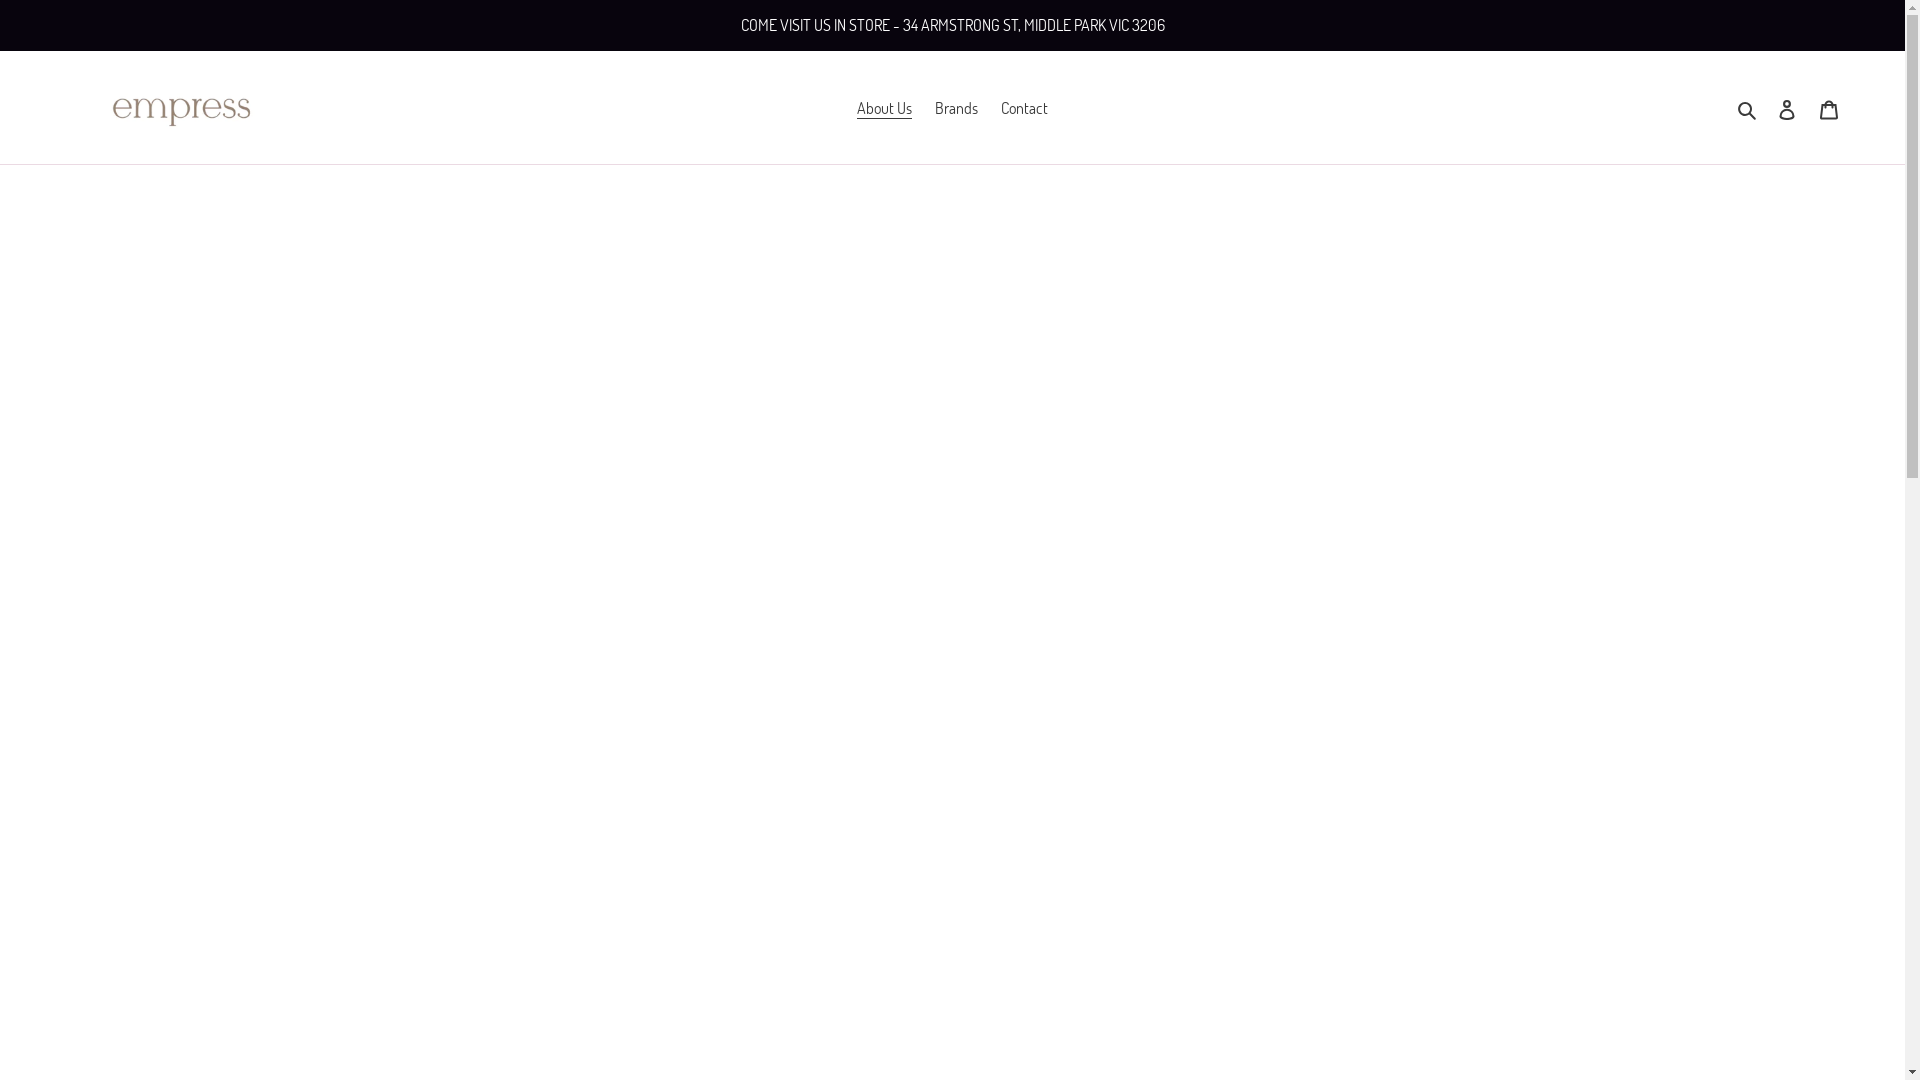 This screenshot has height=1080, width=1920. I want to click on 'Cart', so click(1828, 108).